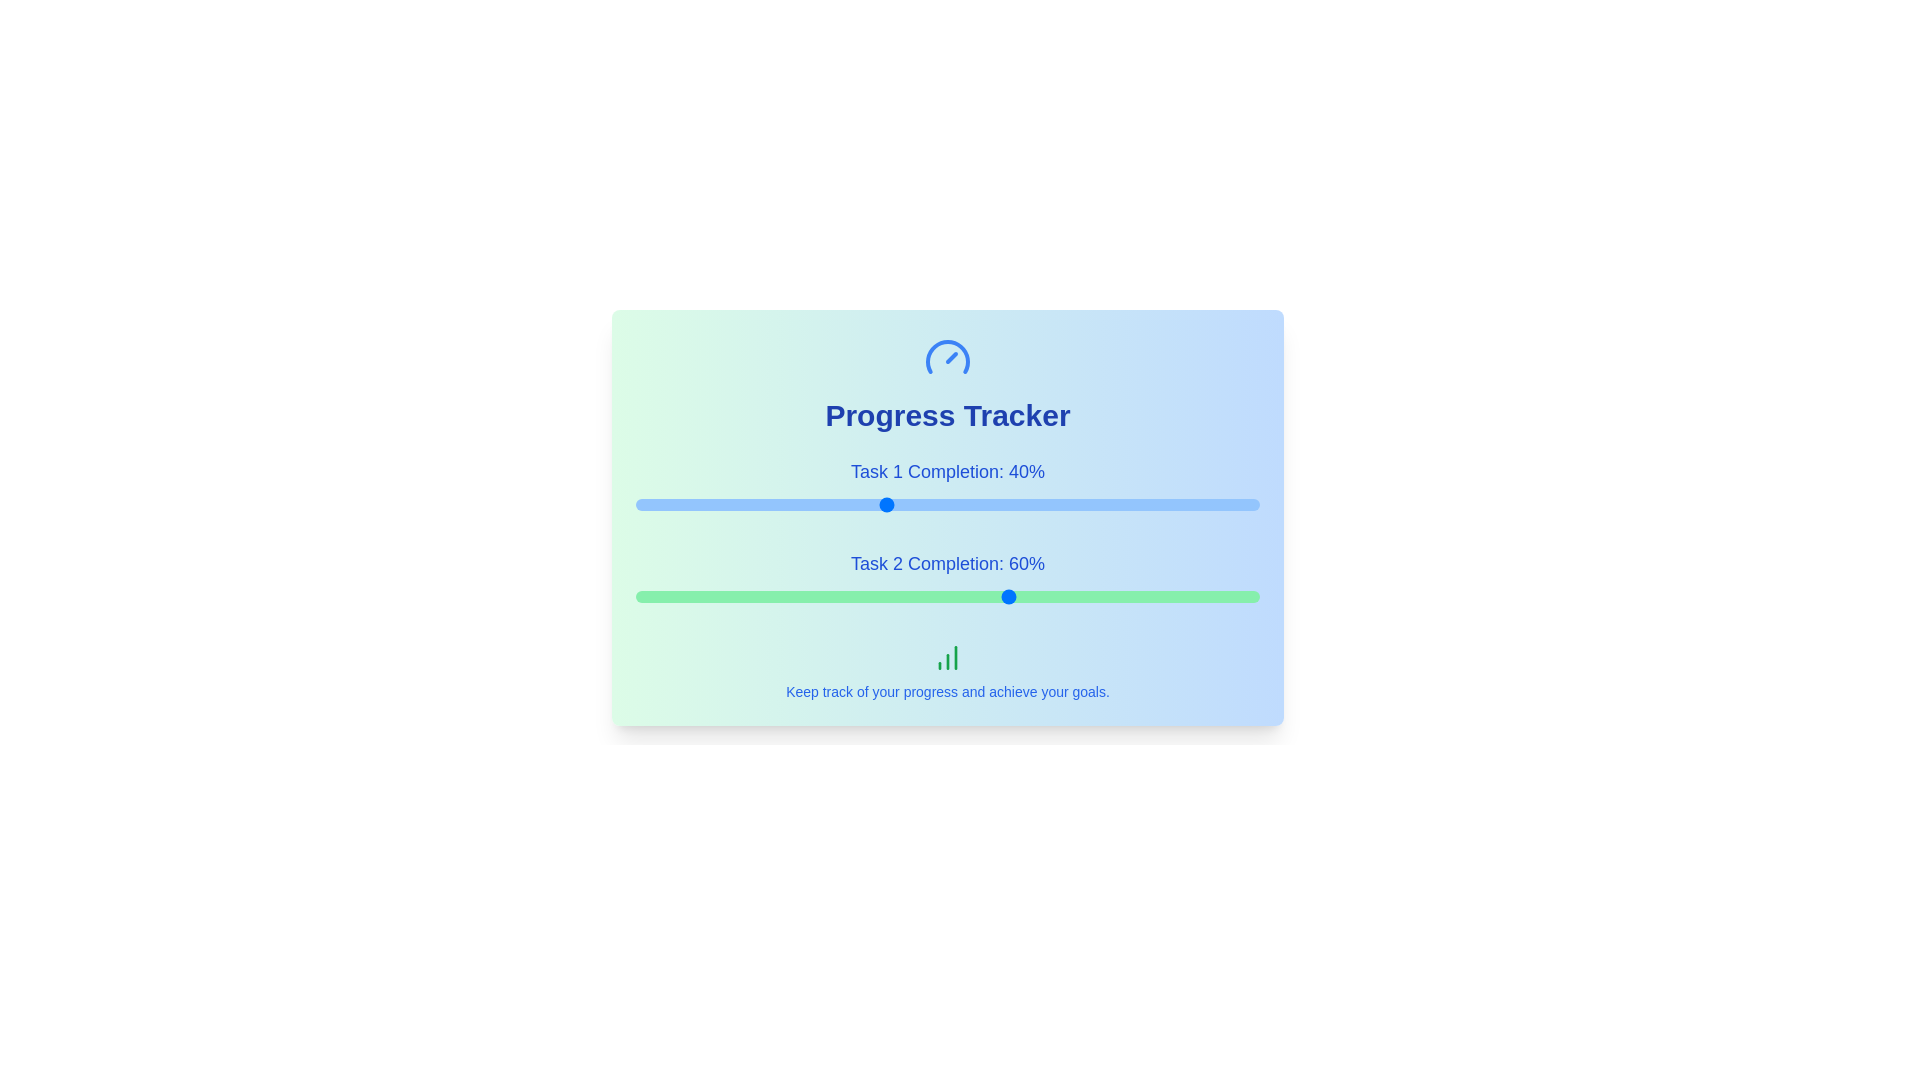 This screenshot has height=1080, width=1920. What do you see at coordinates (1208, 596) in the screenshot?
I see `the Task 2 completion slider` at bounding box center [1208, 596].